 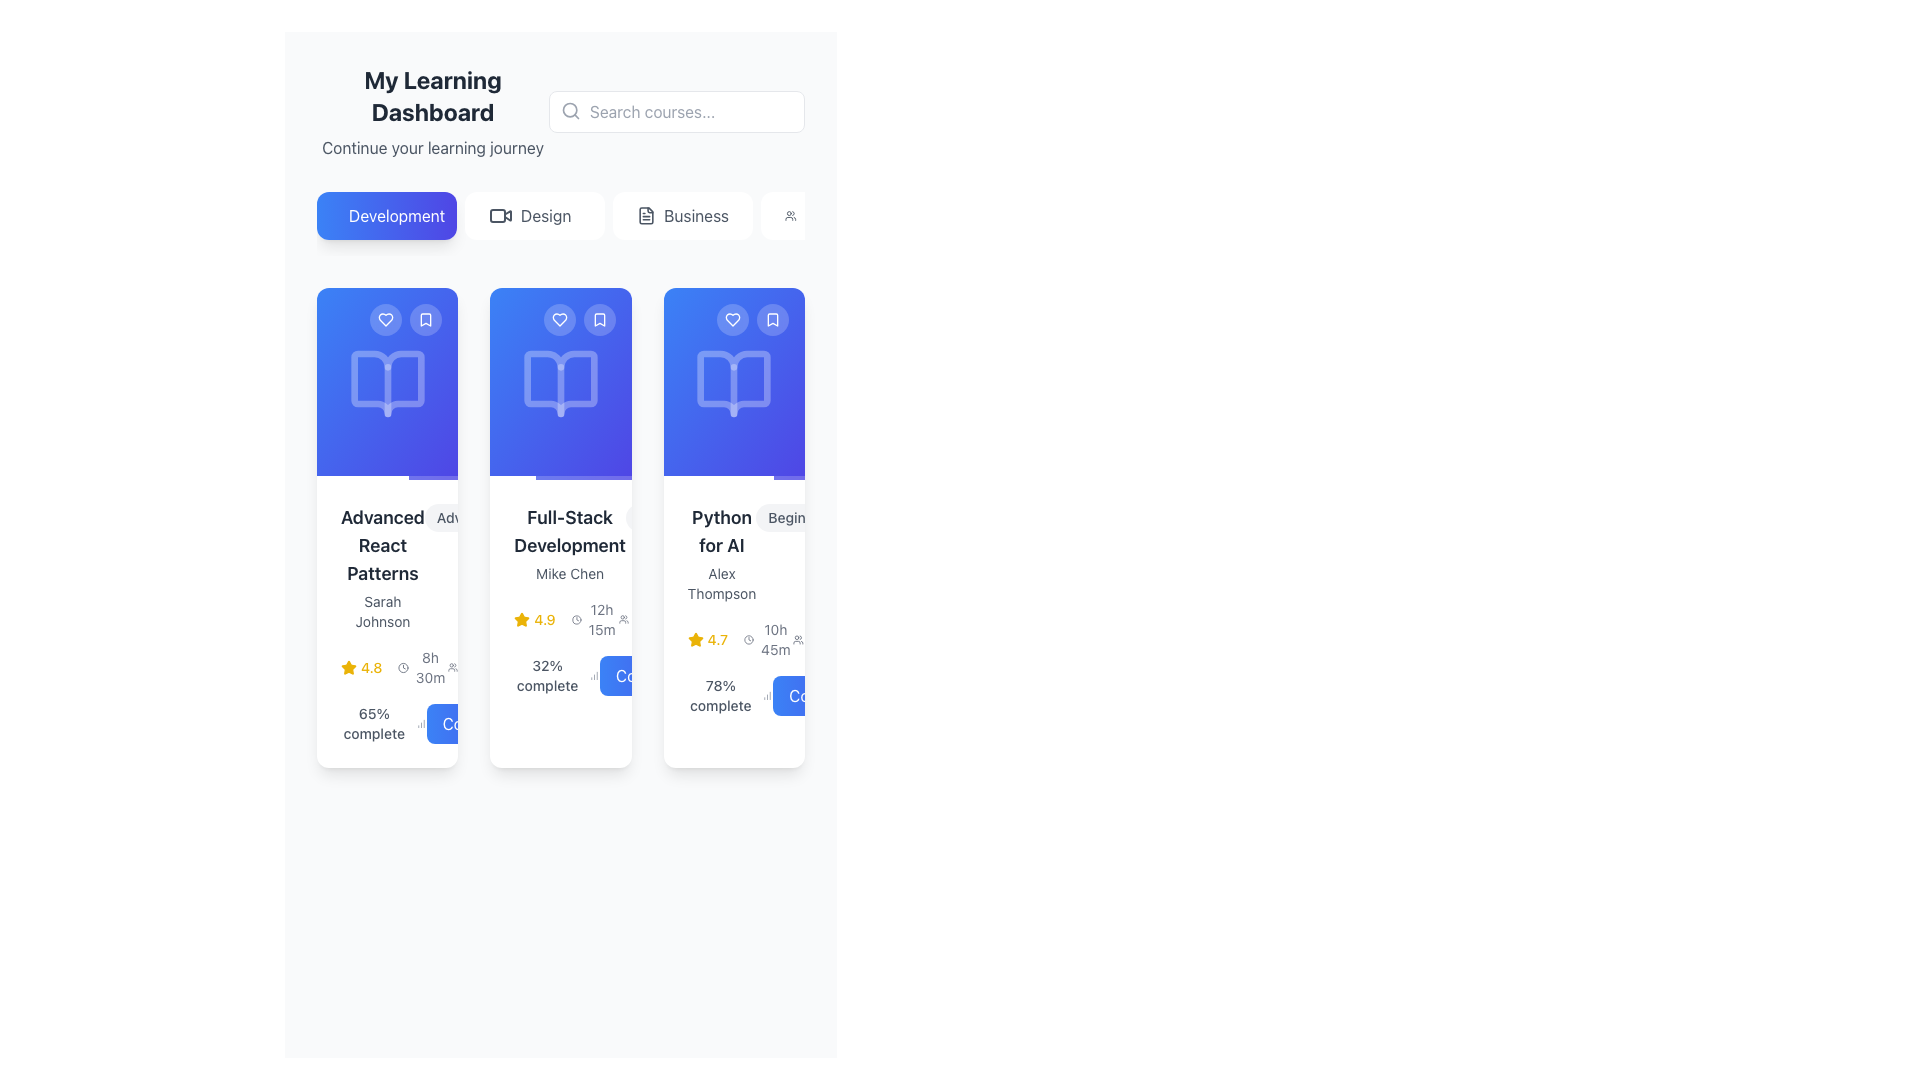 What do you see at coordinates (547, 675) in the screenshot?
I see `text label displaying '32% complete' located in the bottom section of the middle card above the blue 'Continue' button` at bounding box center [547, 675].